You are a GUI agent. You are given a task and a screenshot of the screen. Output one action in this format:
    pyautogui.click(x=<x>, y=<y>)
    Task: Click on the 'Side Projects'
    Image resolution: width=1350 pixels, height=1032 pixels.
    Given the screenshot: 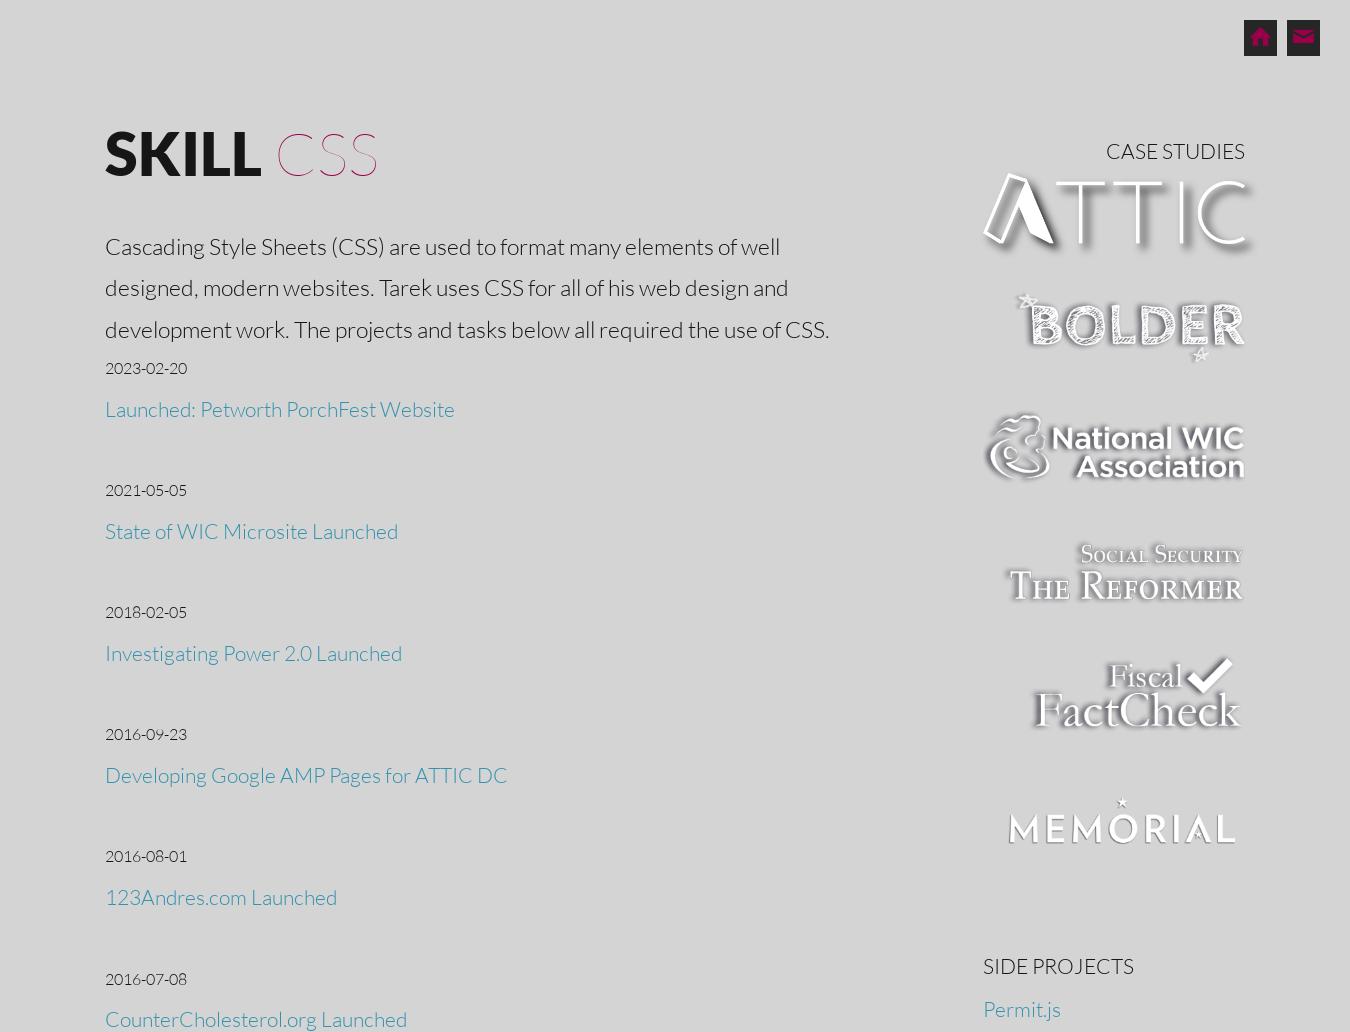 What is the action you would take?
    pyautogui.click(x=1057, y=964)
    